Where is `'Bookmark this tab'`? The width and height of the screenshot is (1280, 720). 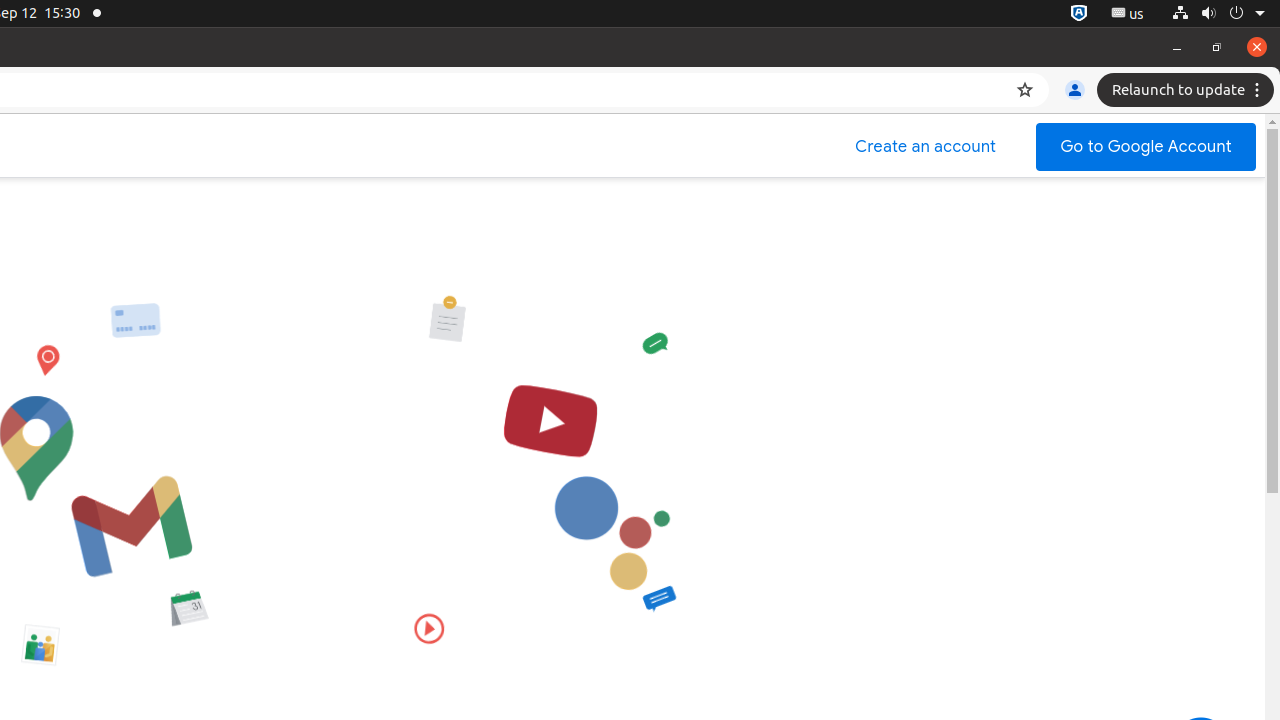
'Bookmark this tab' is located at coordinates (1025, 90).